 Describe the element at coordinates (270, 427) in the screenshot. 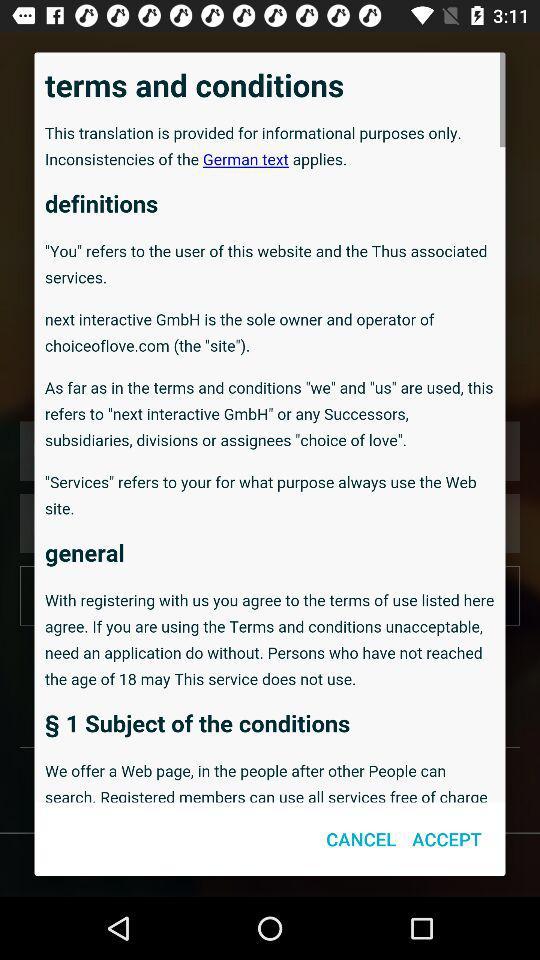

I see `terms and conditons details in screen` at that location.